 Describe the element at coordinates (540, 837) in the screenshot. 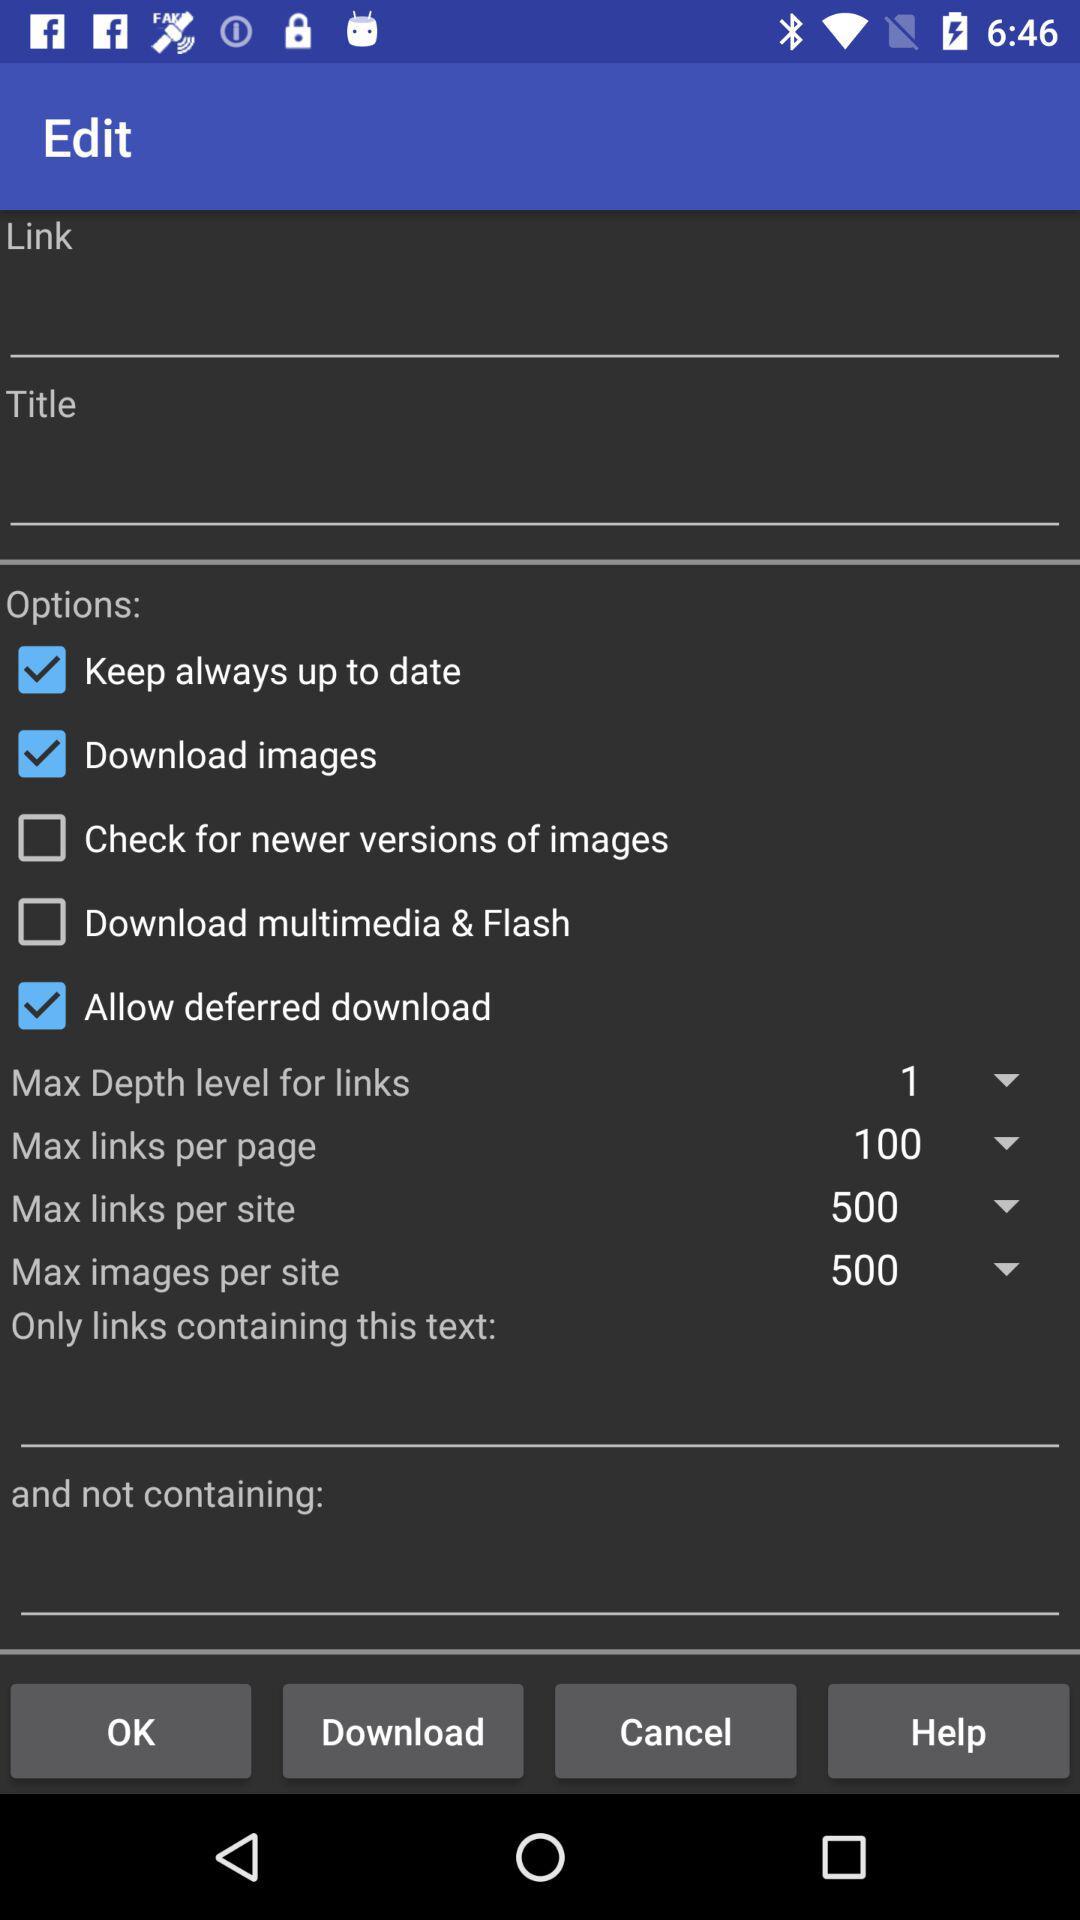

I see `the check for newer icon` at that location.